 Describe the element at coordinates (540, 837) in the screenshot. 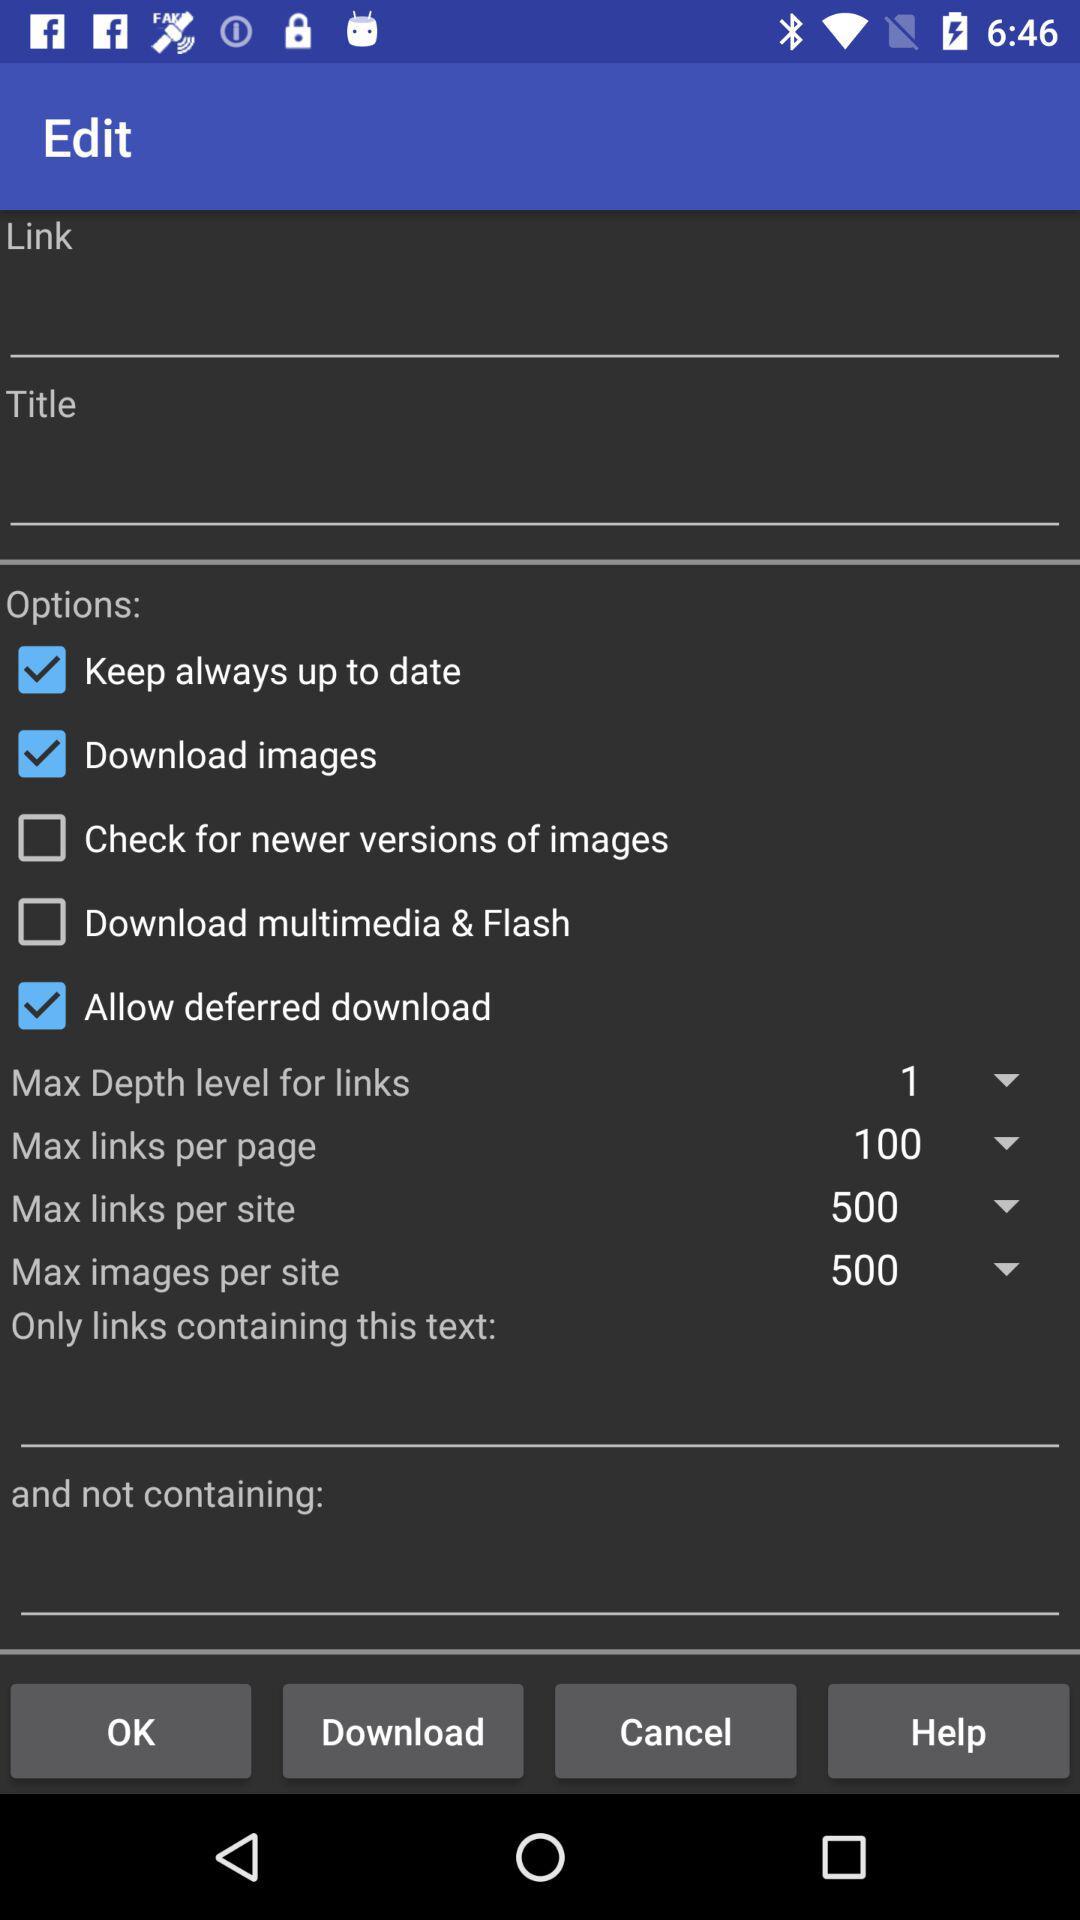

I see `the check for newer icon` at that location.